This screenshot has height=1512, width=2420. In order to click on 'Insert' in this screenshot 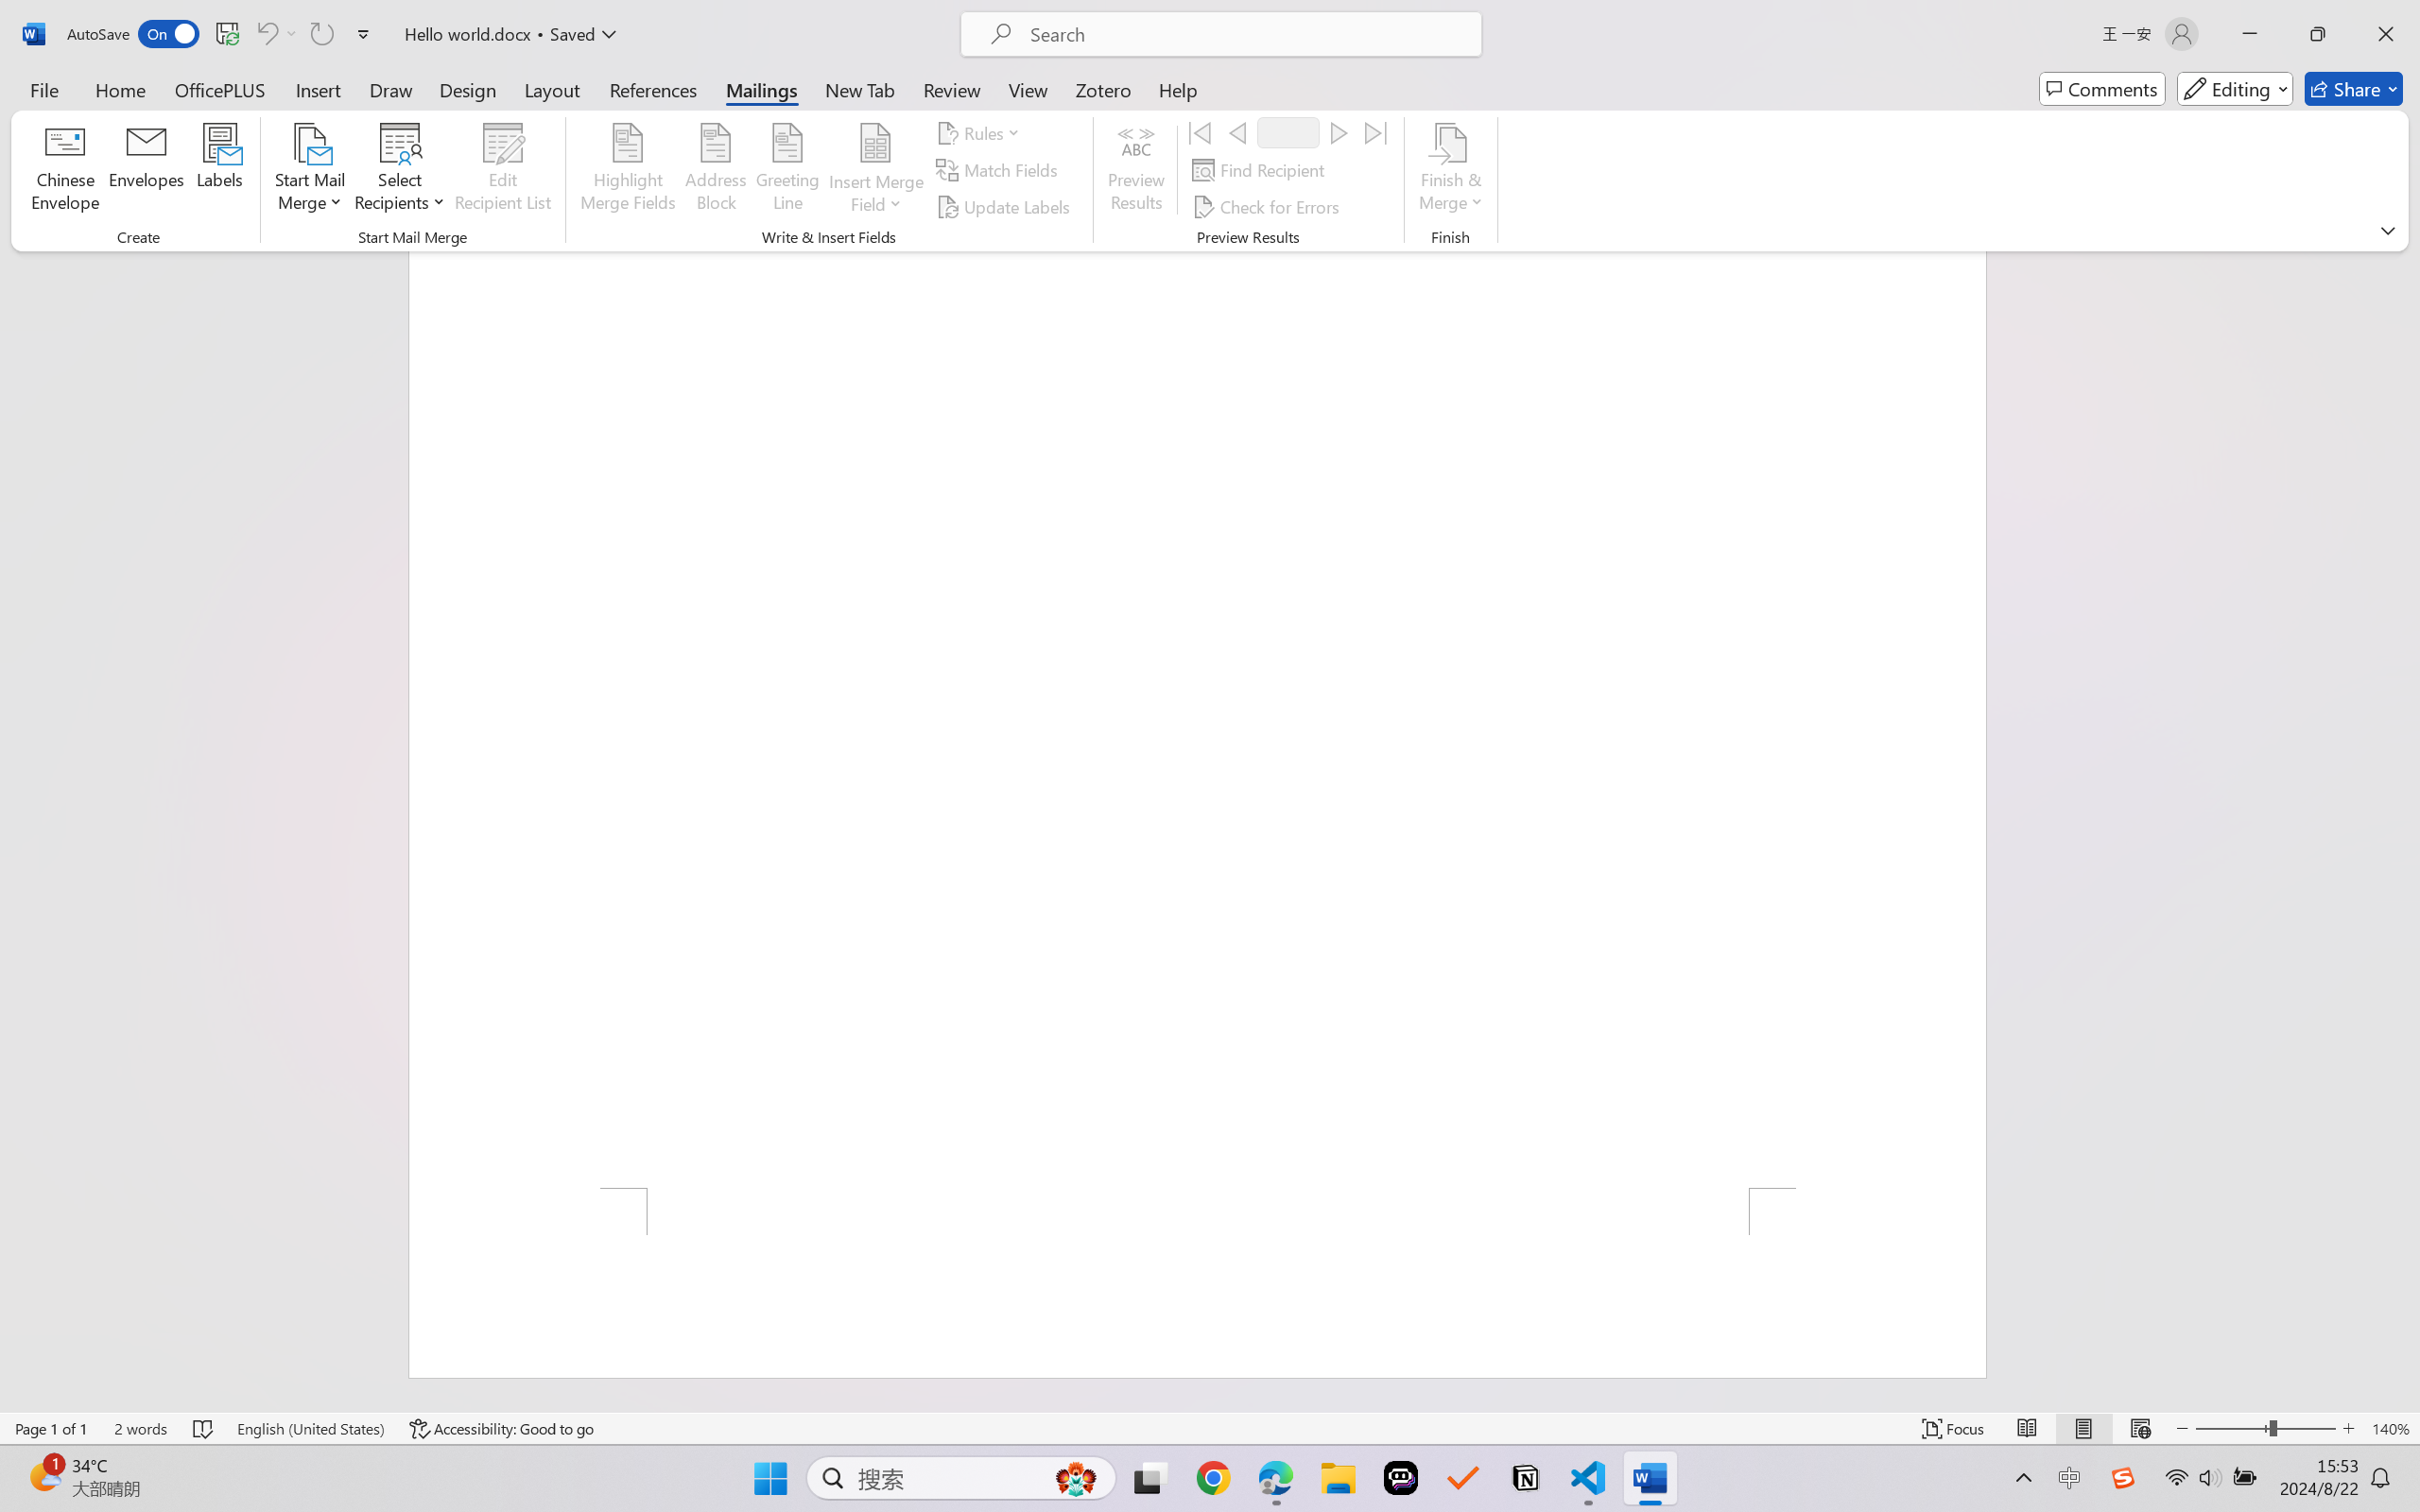, I will do `click(317, 88)`.